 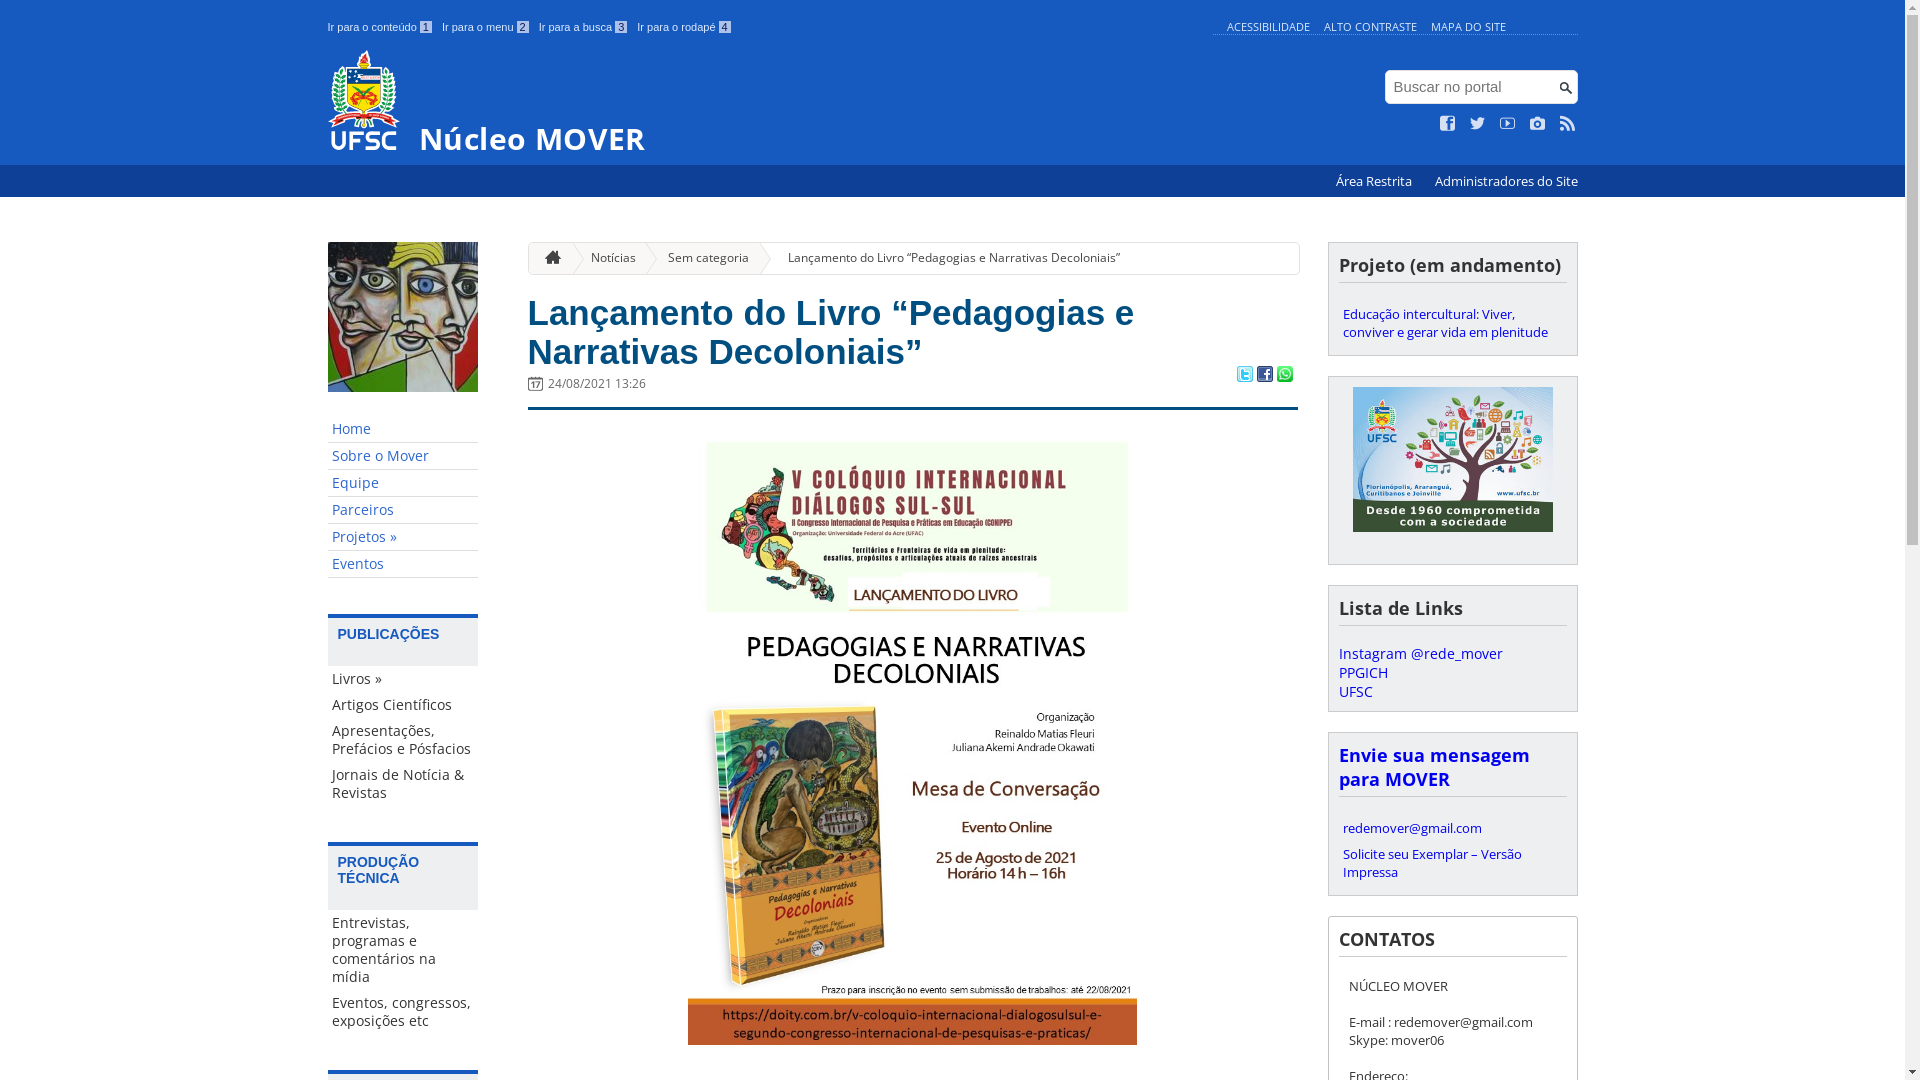 What do you see at coordinates (1338, 690) in the screenshot?
I see `'UFSC'` at bounding box center [1338, 690].